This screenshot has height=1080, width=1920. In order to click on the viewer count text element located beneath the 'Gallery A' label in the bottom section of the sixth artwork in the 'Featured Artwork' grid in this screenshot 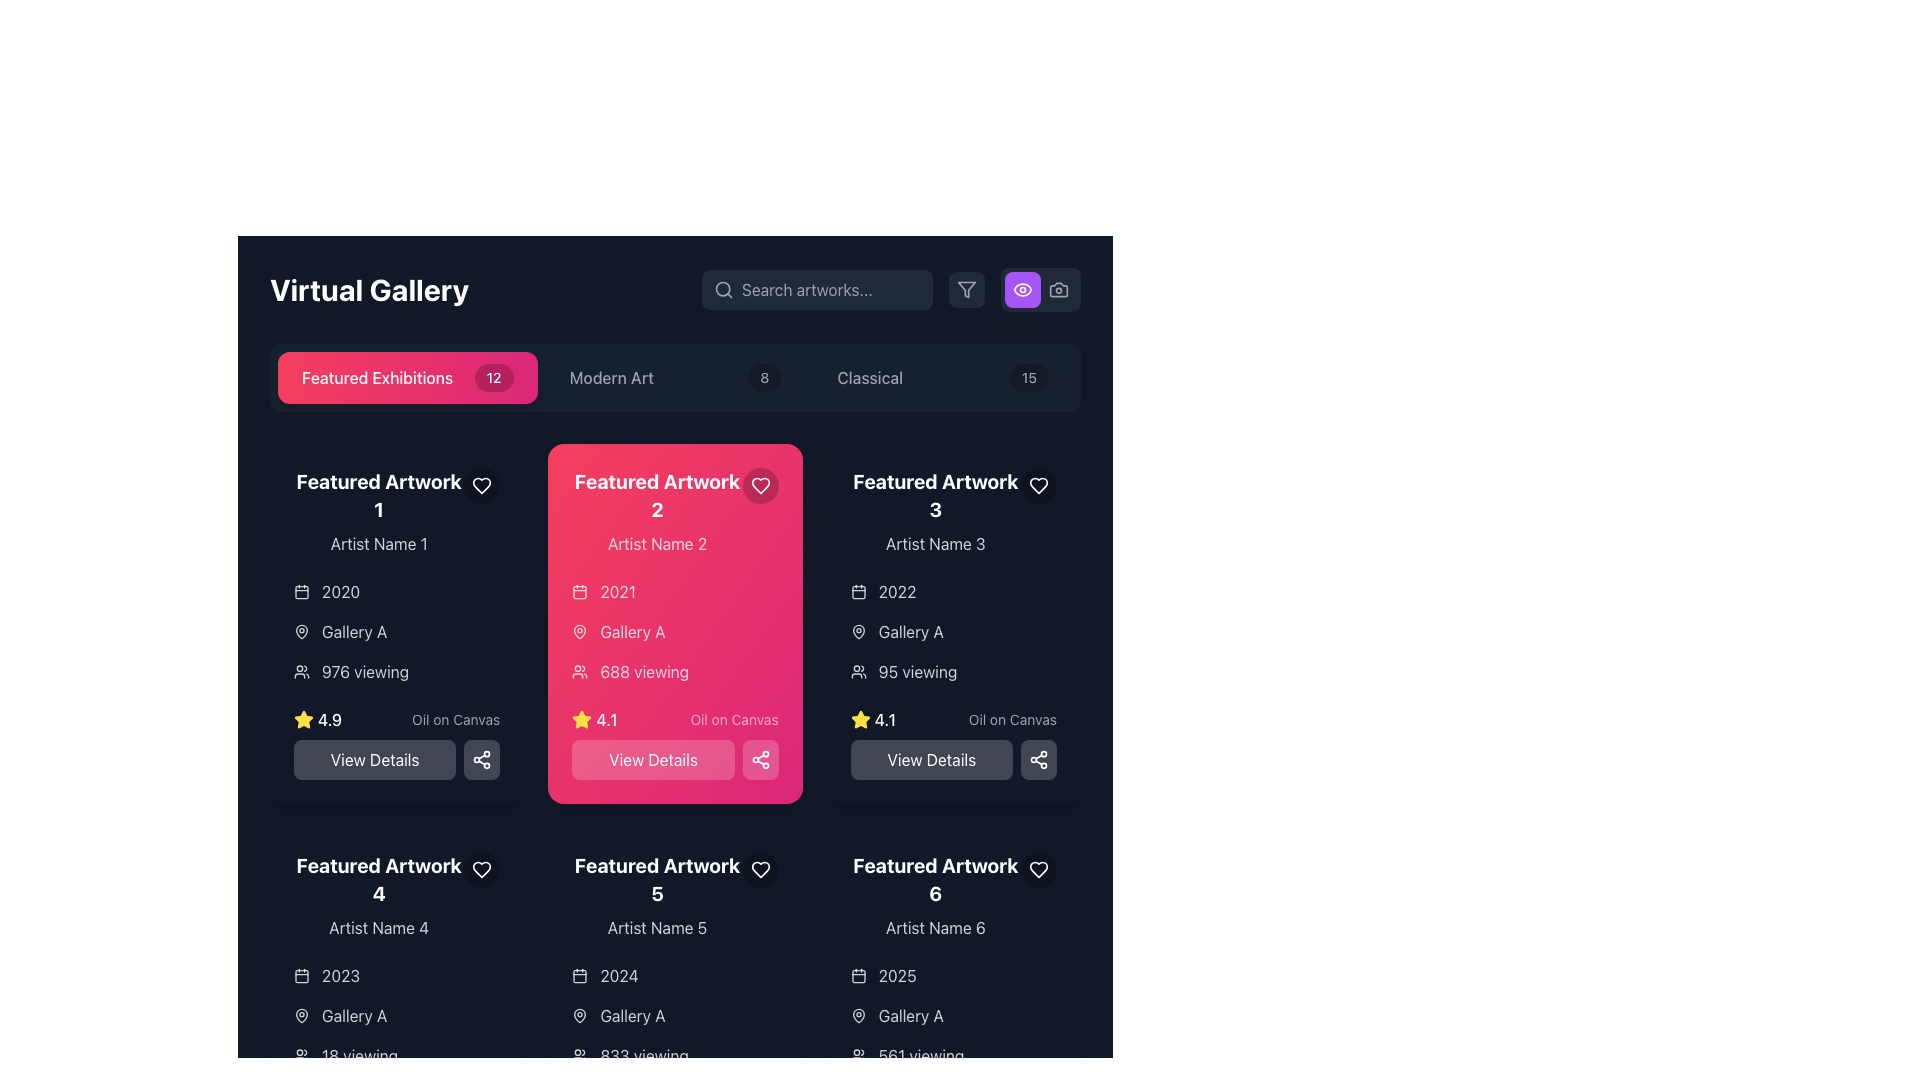, I will do `click(952, 1055)`.